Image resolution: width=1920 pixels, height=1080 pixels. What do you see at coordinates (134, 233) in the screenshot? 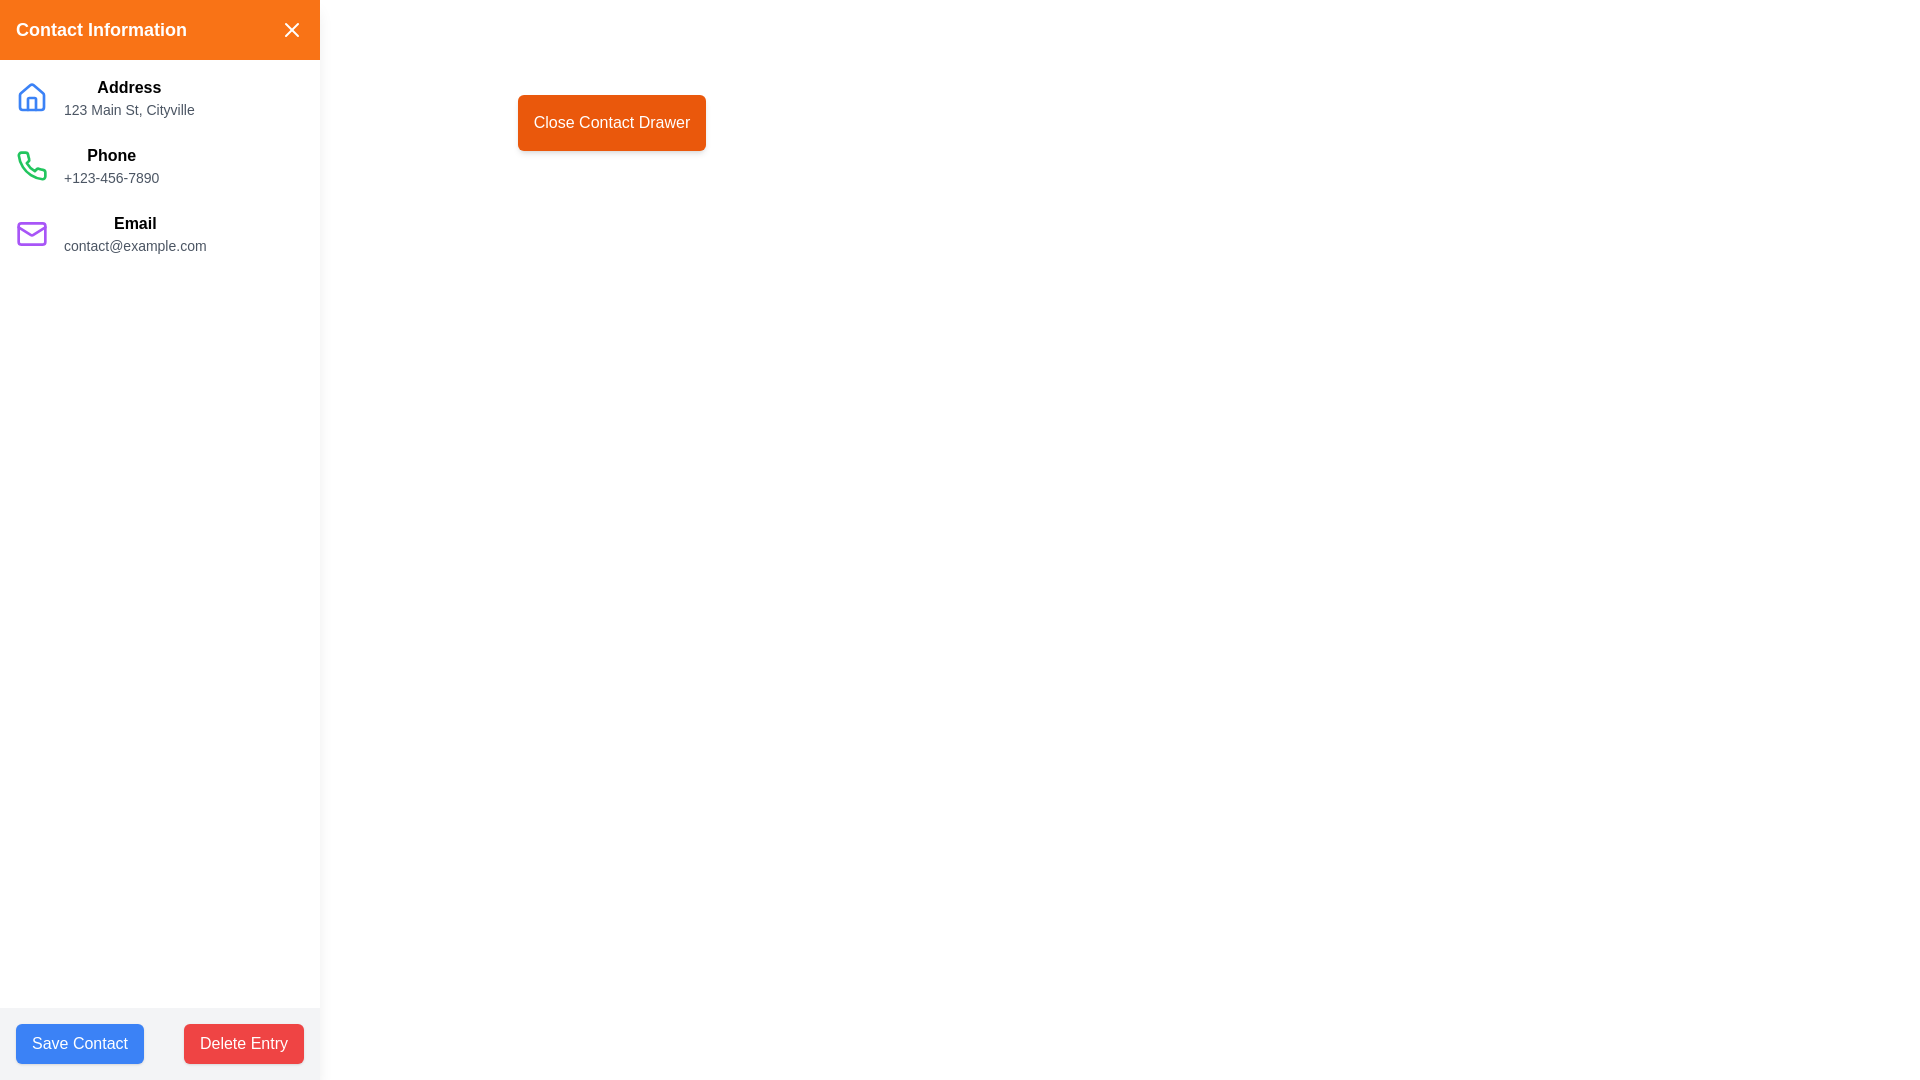
I see `the 'Email' text display element, which is the third entry in the contact information list, featuring the text 'Email' in bold and 'contact@example.com' in a lighter font, located below the 'Phone' entry` at bounding box center [134, 233].